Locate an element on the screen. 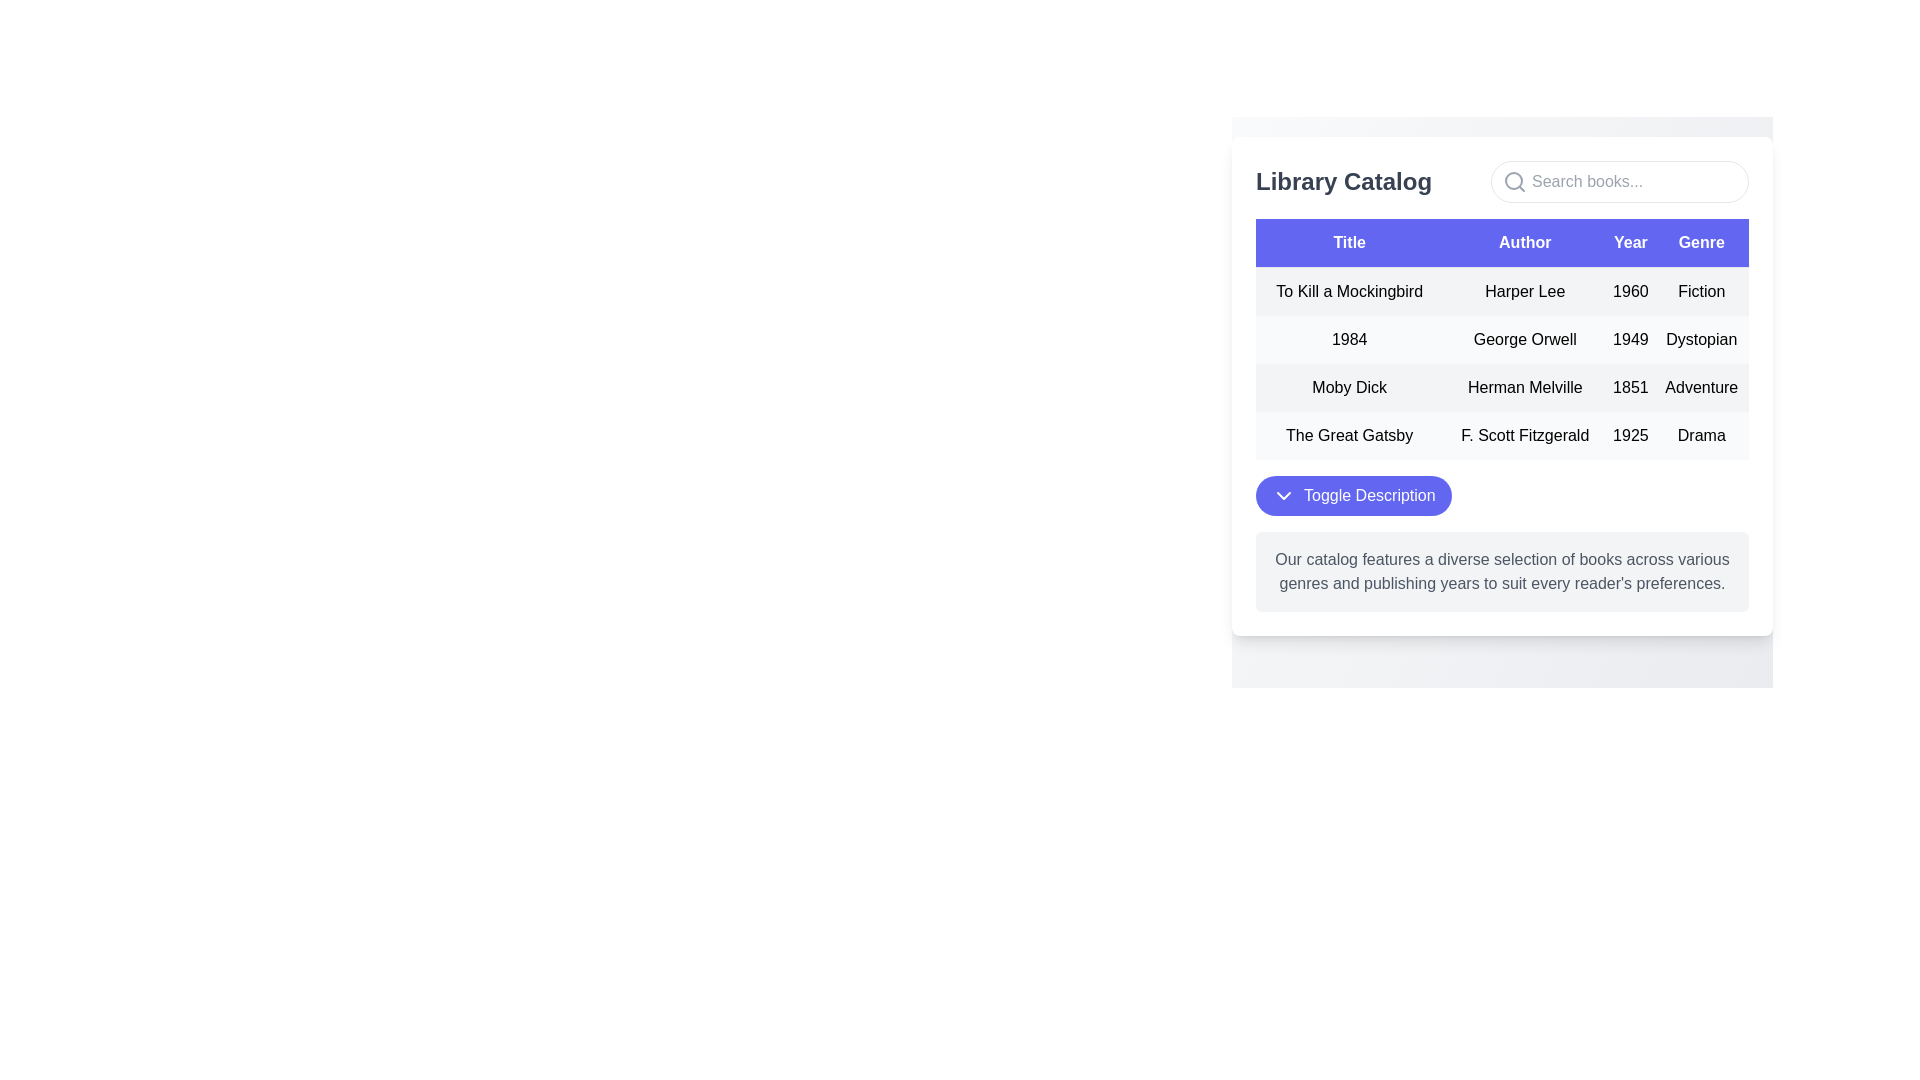 Image resolution: width=1920 pixels, height=1080 pixels. the static text element that serves as the header for the 'Title' column in the table is located at coordinates (1349, 242).